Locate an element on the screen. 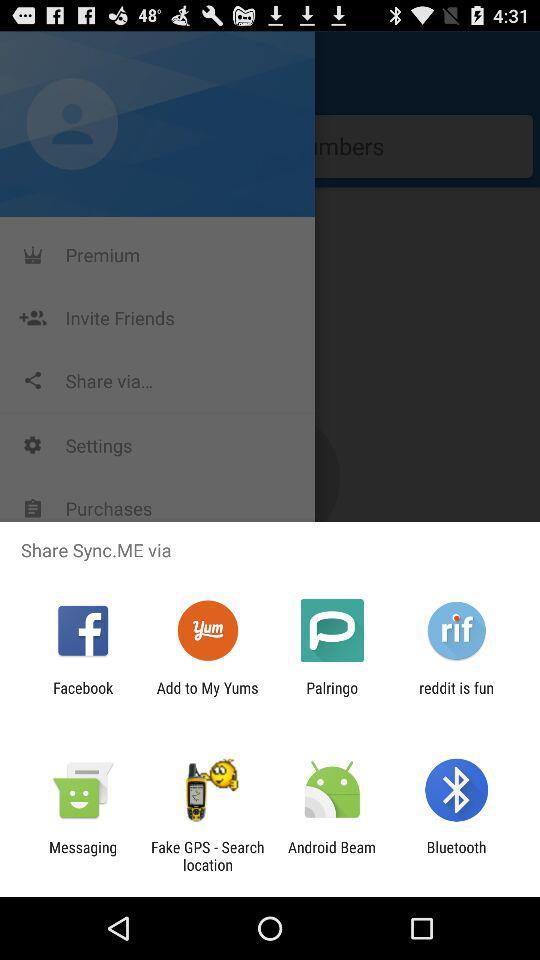  the item next to bluetooth item is located at coordinates (332, 855).